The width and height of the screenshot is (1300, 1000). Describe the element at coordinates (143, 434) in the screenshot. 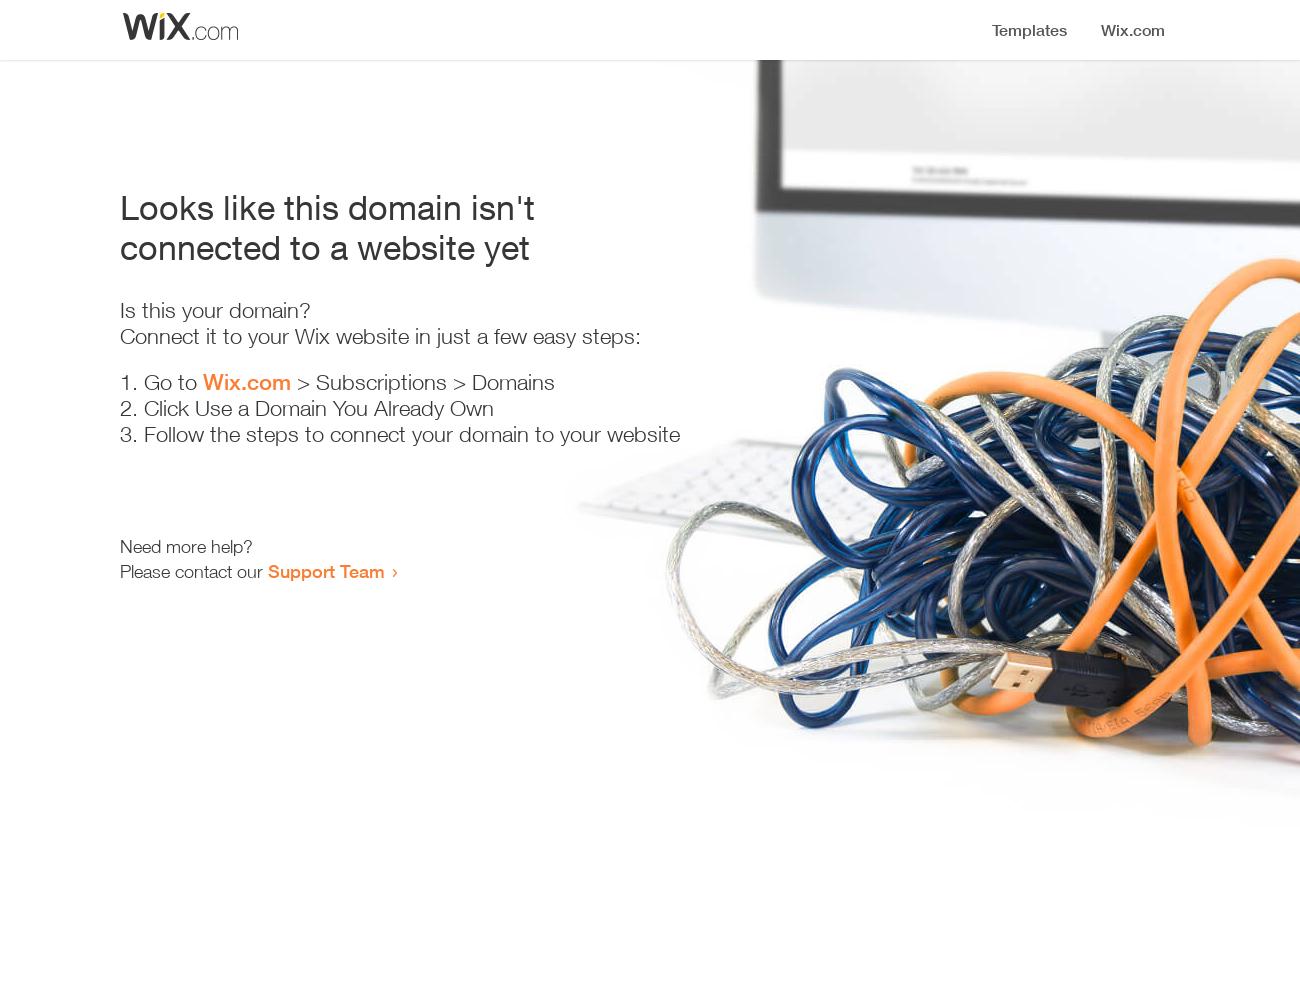

I see `'Follow the steps to connect your domain to your website'` at that location.